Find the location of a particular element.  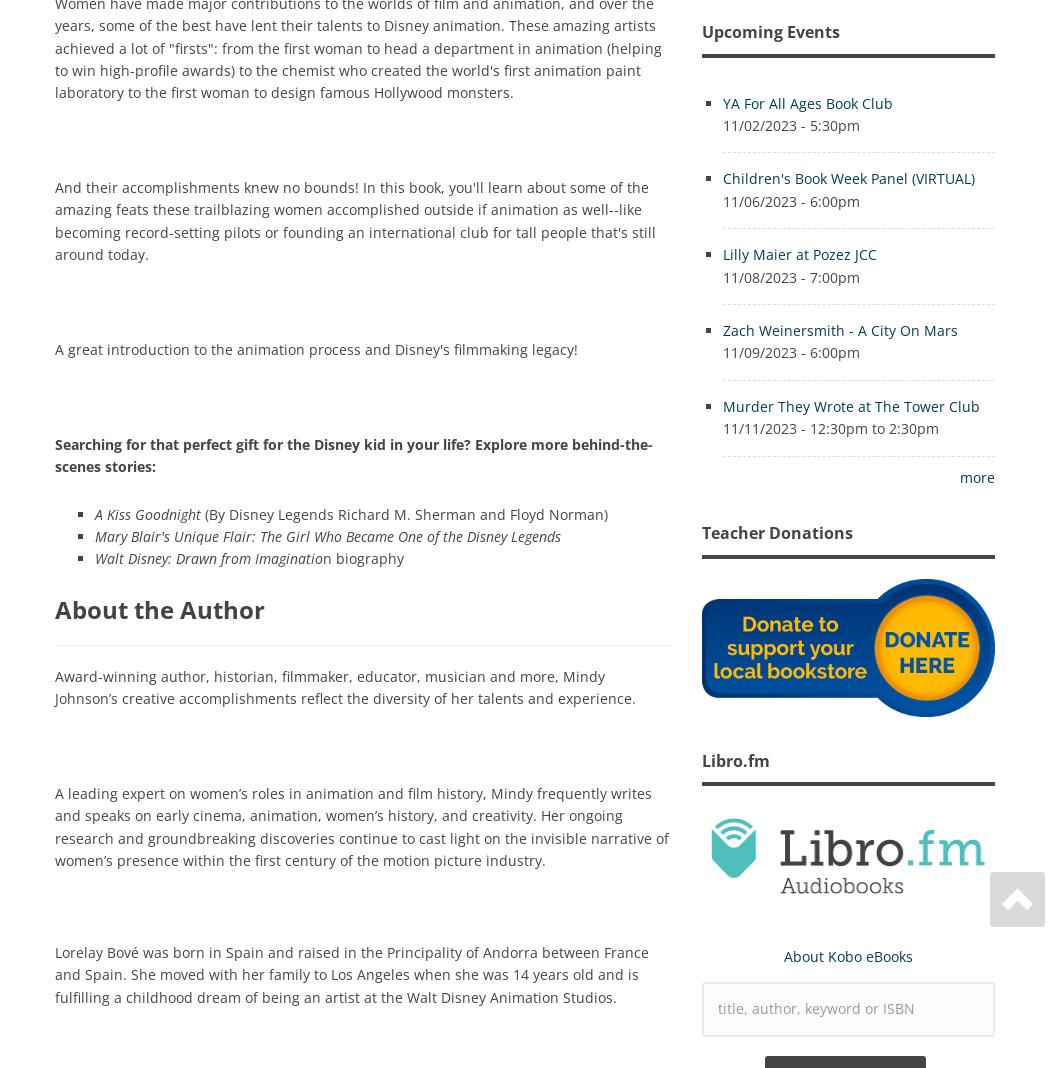

'A Kiss Goodnight' is located at coordinates (147, 513).